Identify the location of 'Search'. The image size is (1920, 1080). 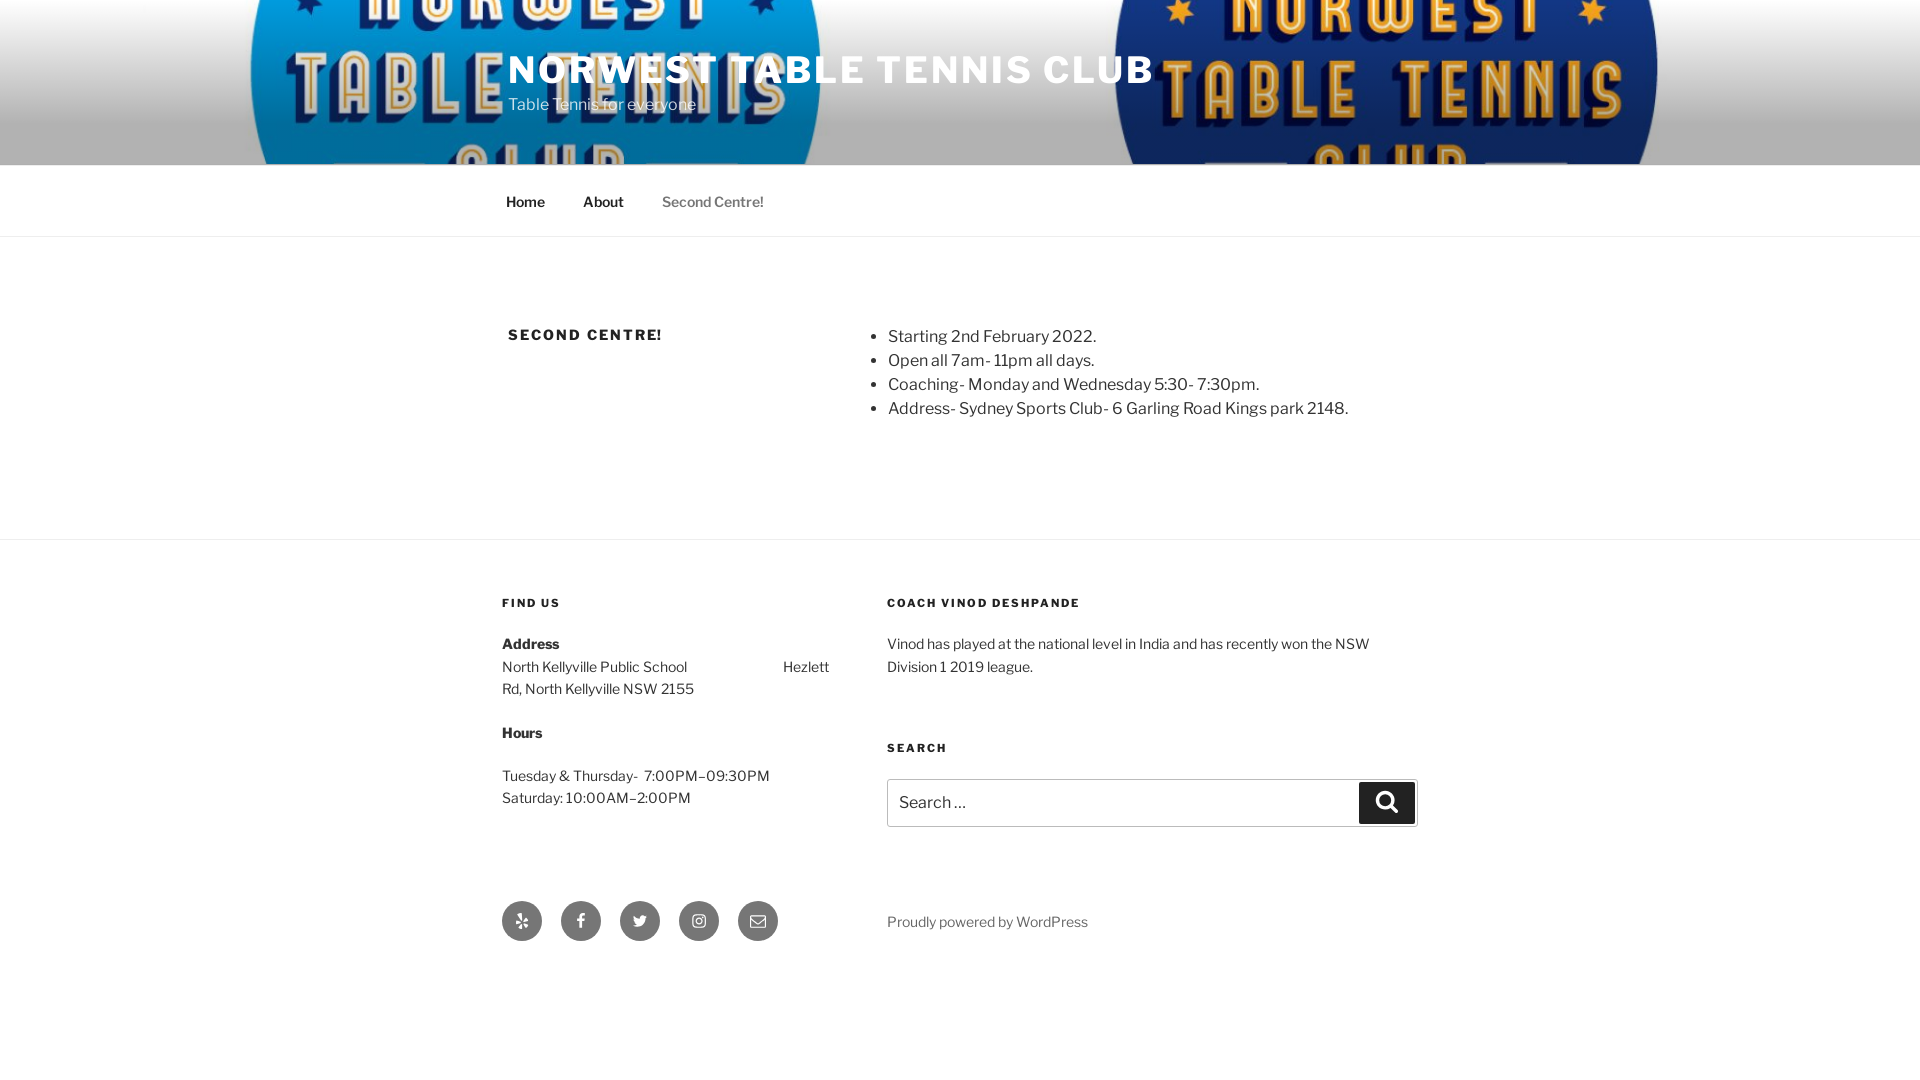
(1386, 801).